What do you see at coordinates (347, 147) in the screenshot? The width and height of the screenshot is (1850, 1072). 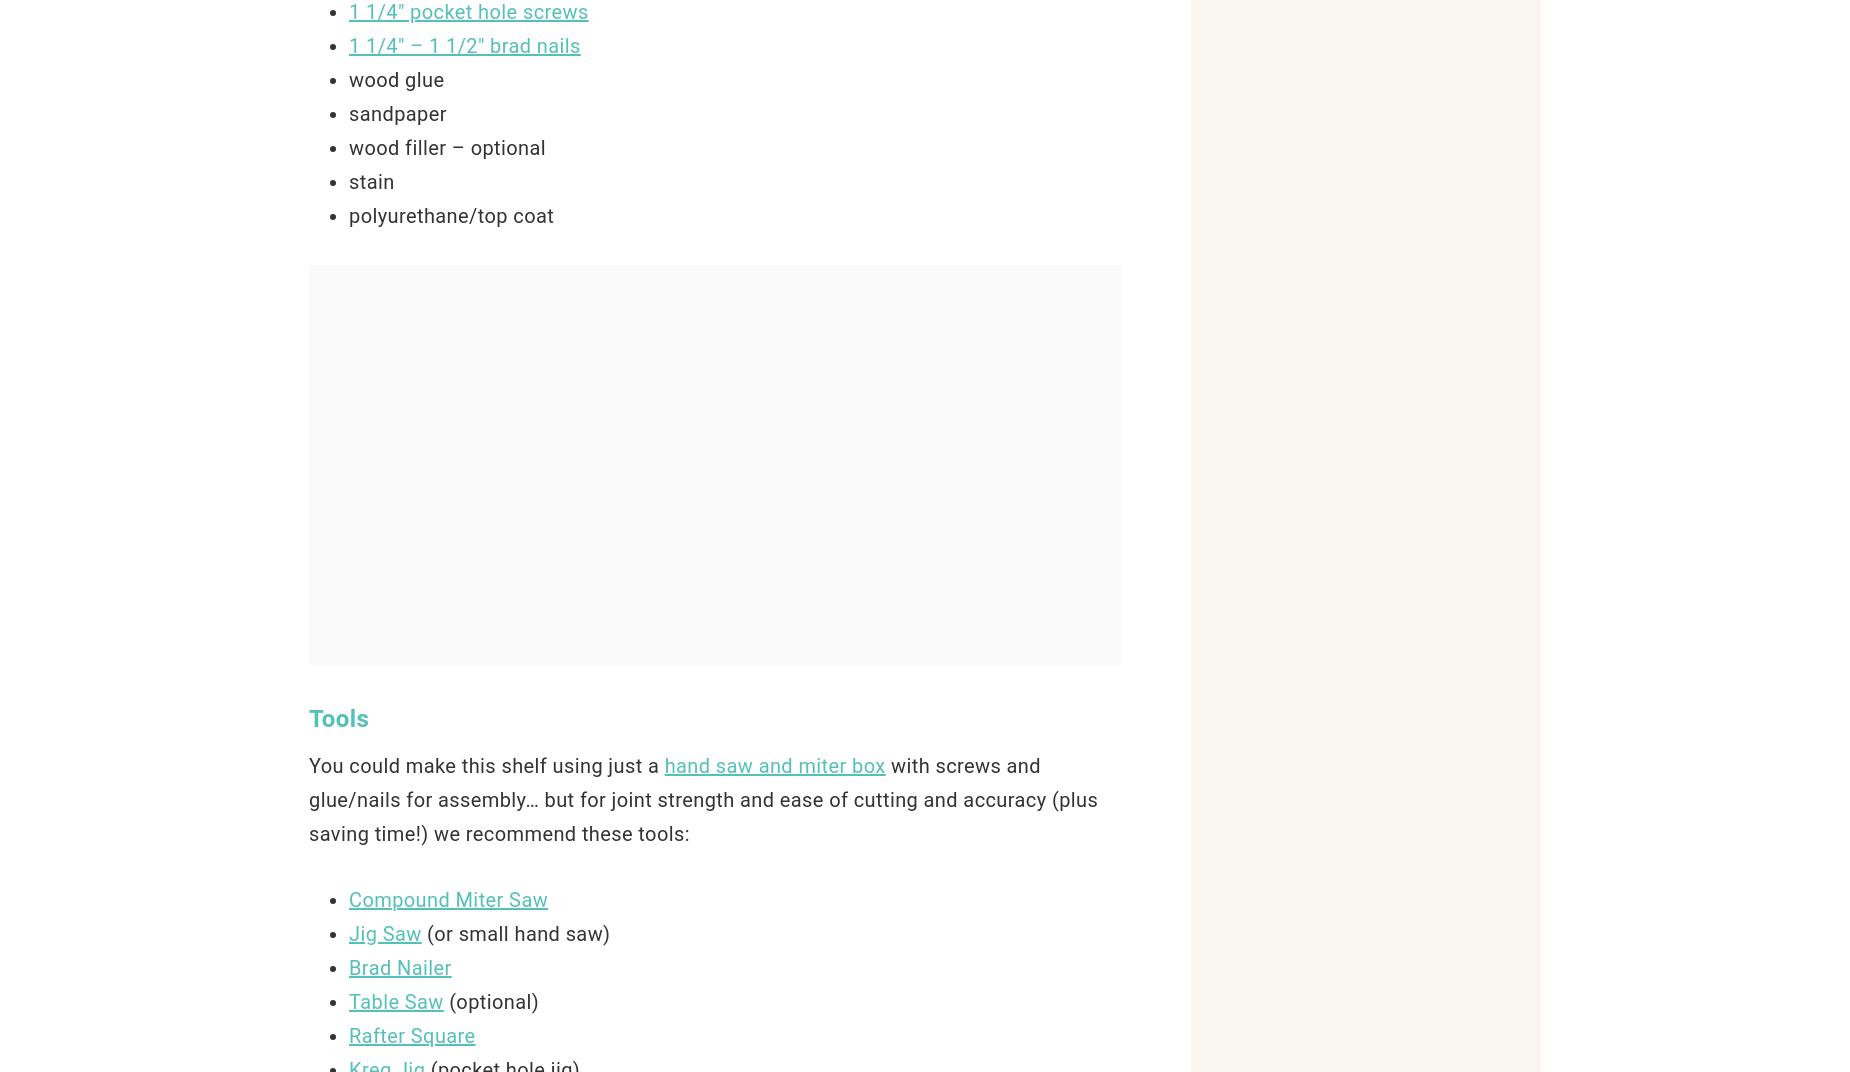 I see `'wood filler – optional'` at bounding box center [347, 147].